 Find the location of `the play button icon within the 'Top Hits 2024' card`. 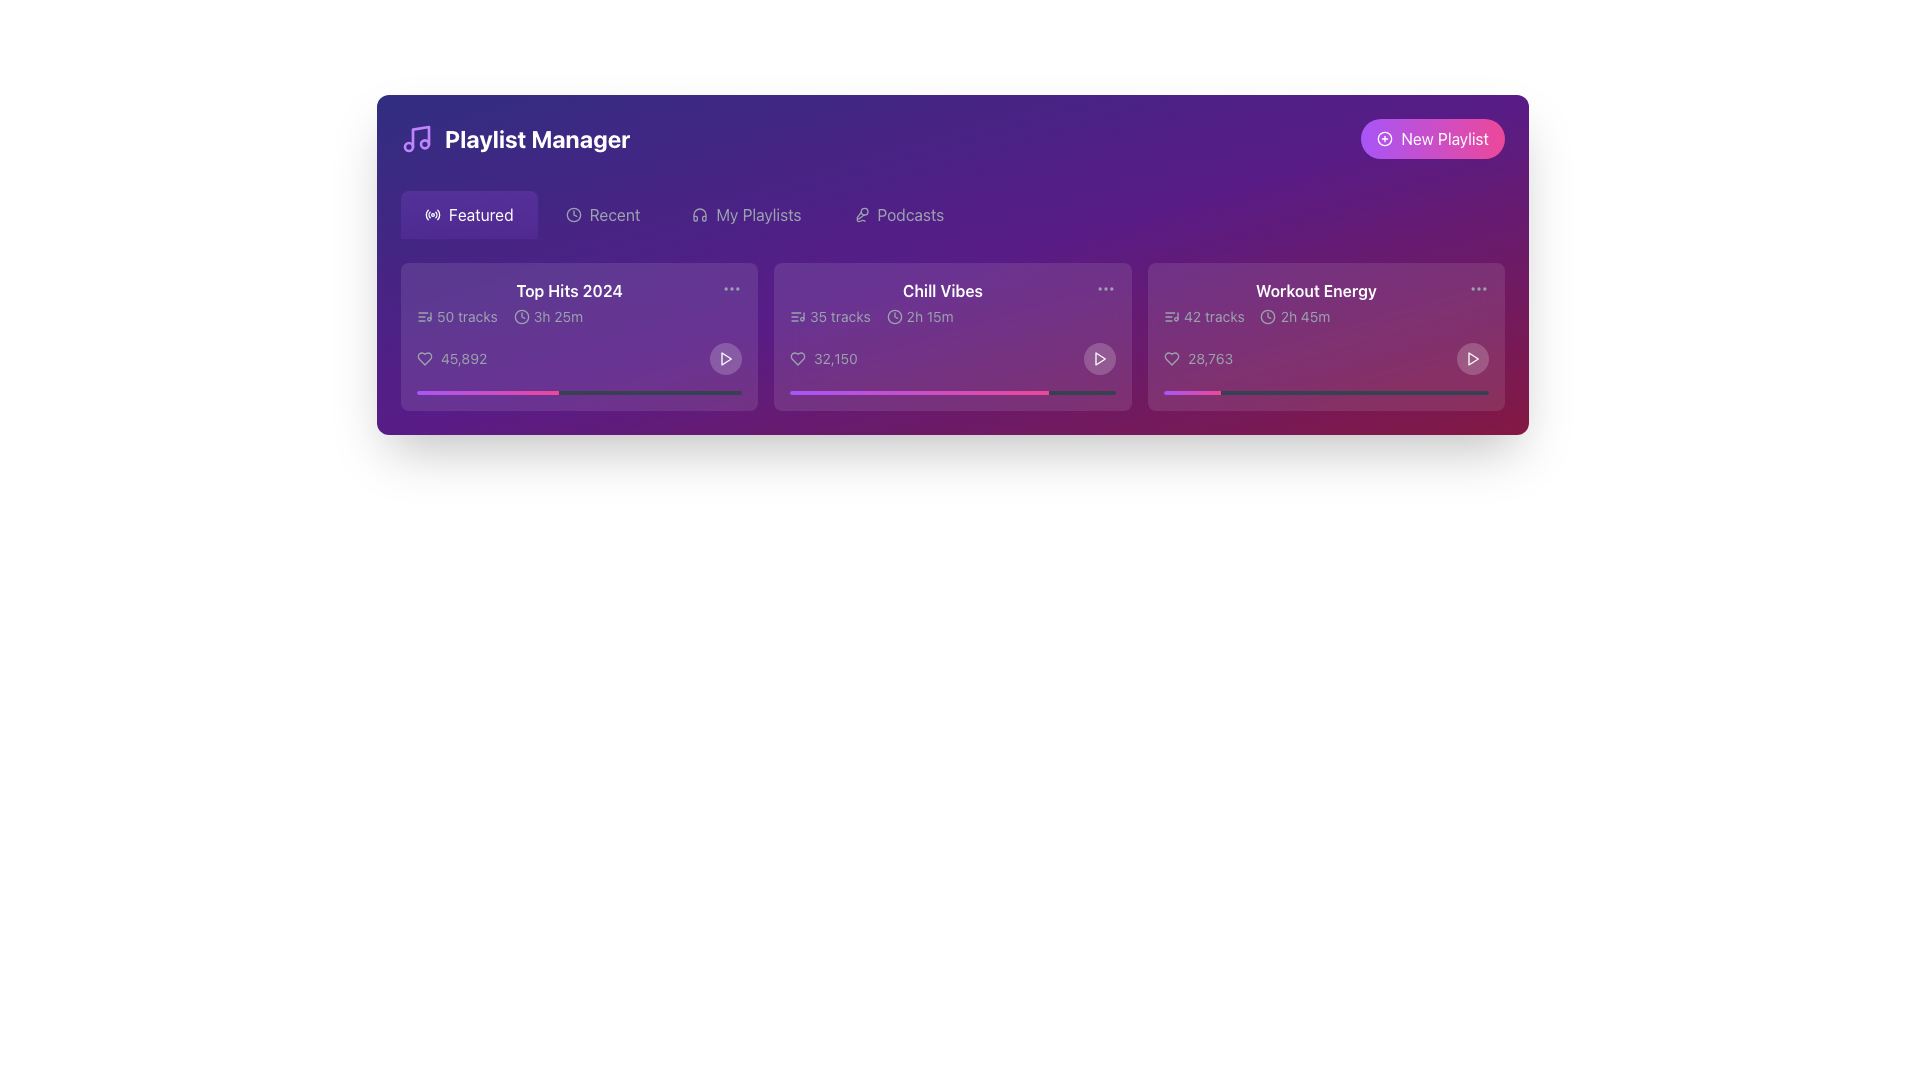

the play button icon within the 'Top Hits 2024' card is located at coordinates (725, 357).